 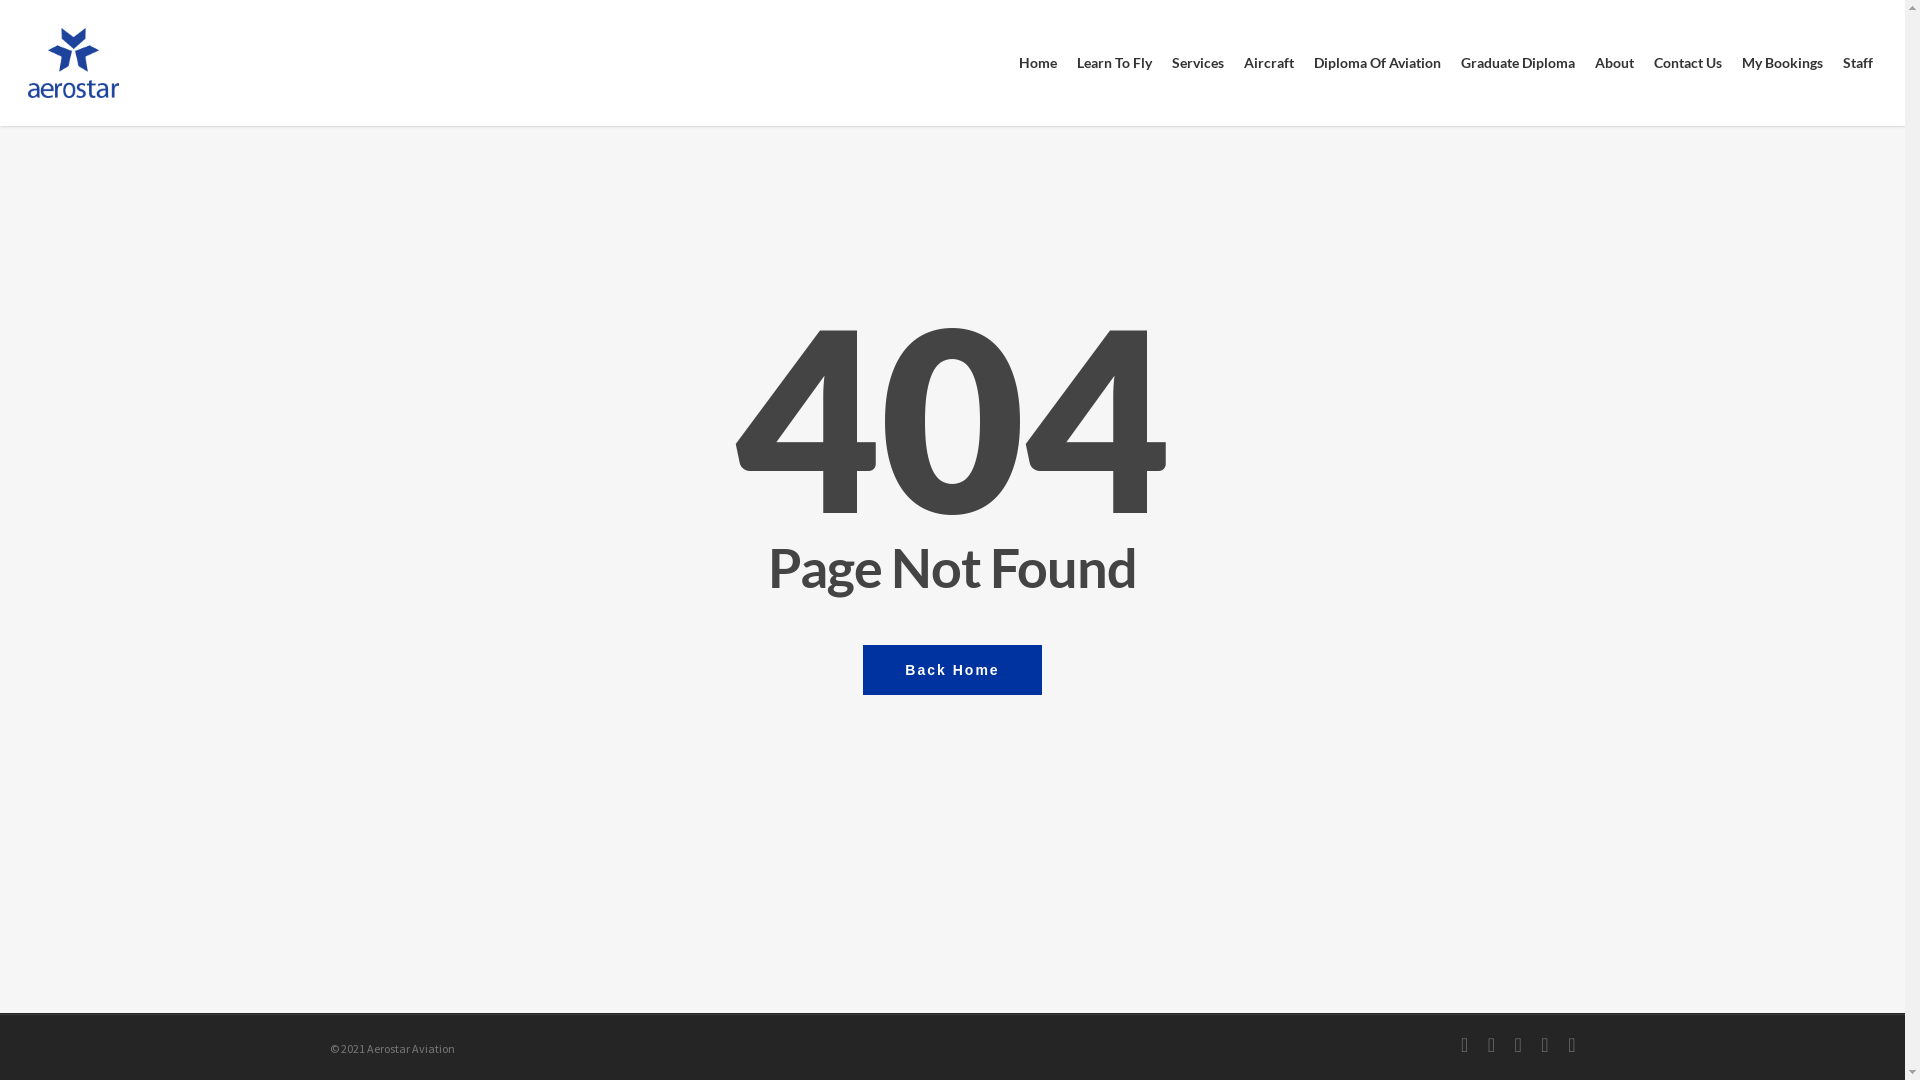 What do you see at coordinates (1008, 61) in the screenshot?
I see `'Home'` at bounding box center [1008, 61].